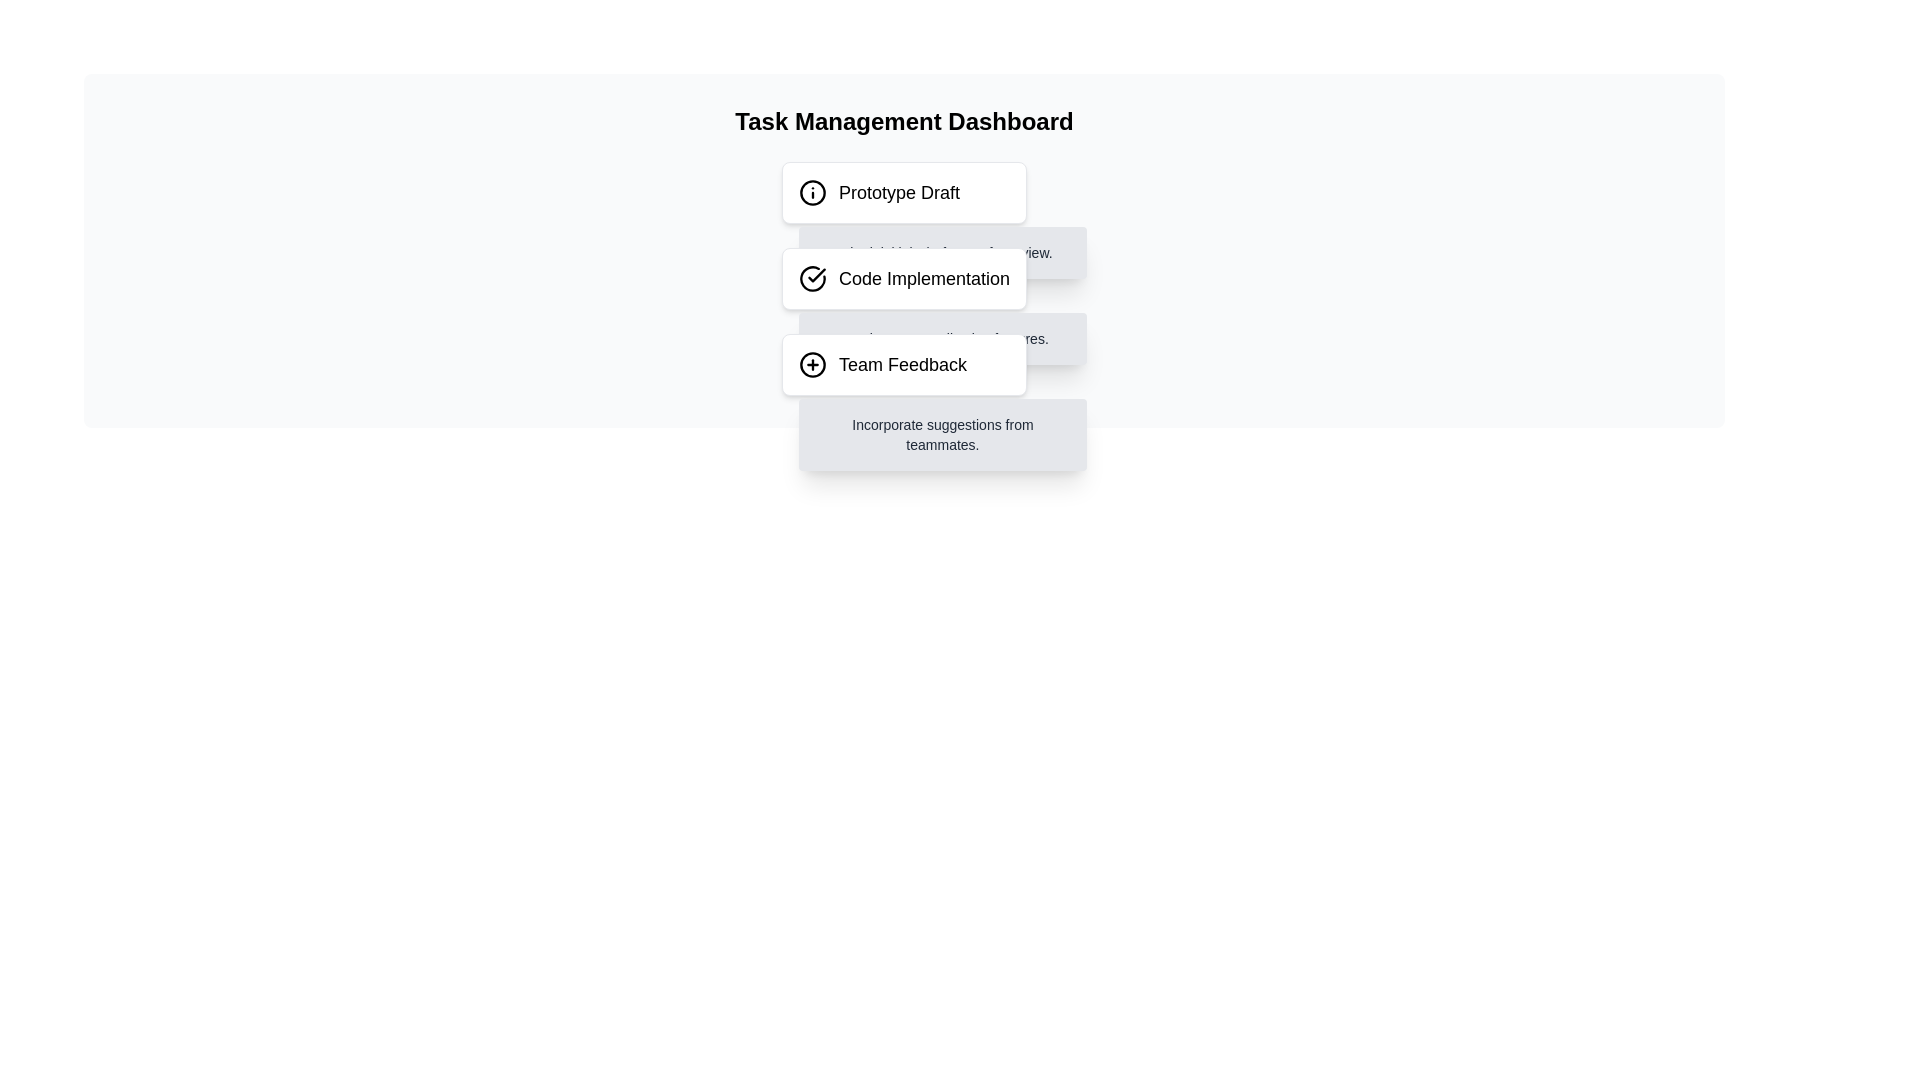 The width and height of the screenshot is (1920, 1080). I want to click on the interactive button located to the left of the 'Team Feedback' text in the third card down, so click(812, 365).